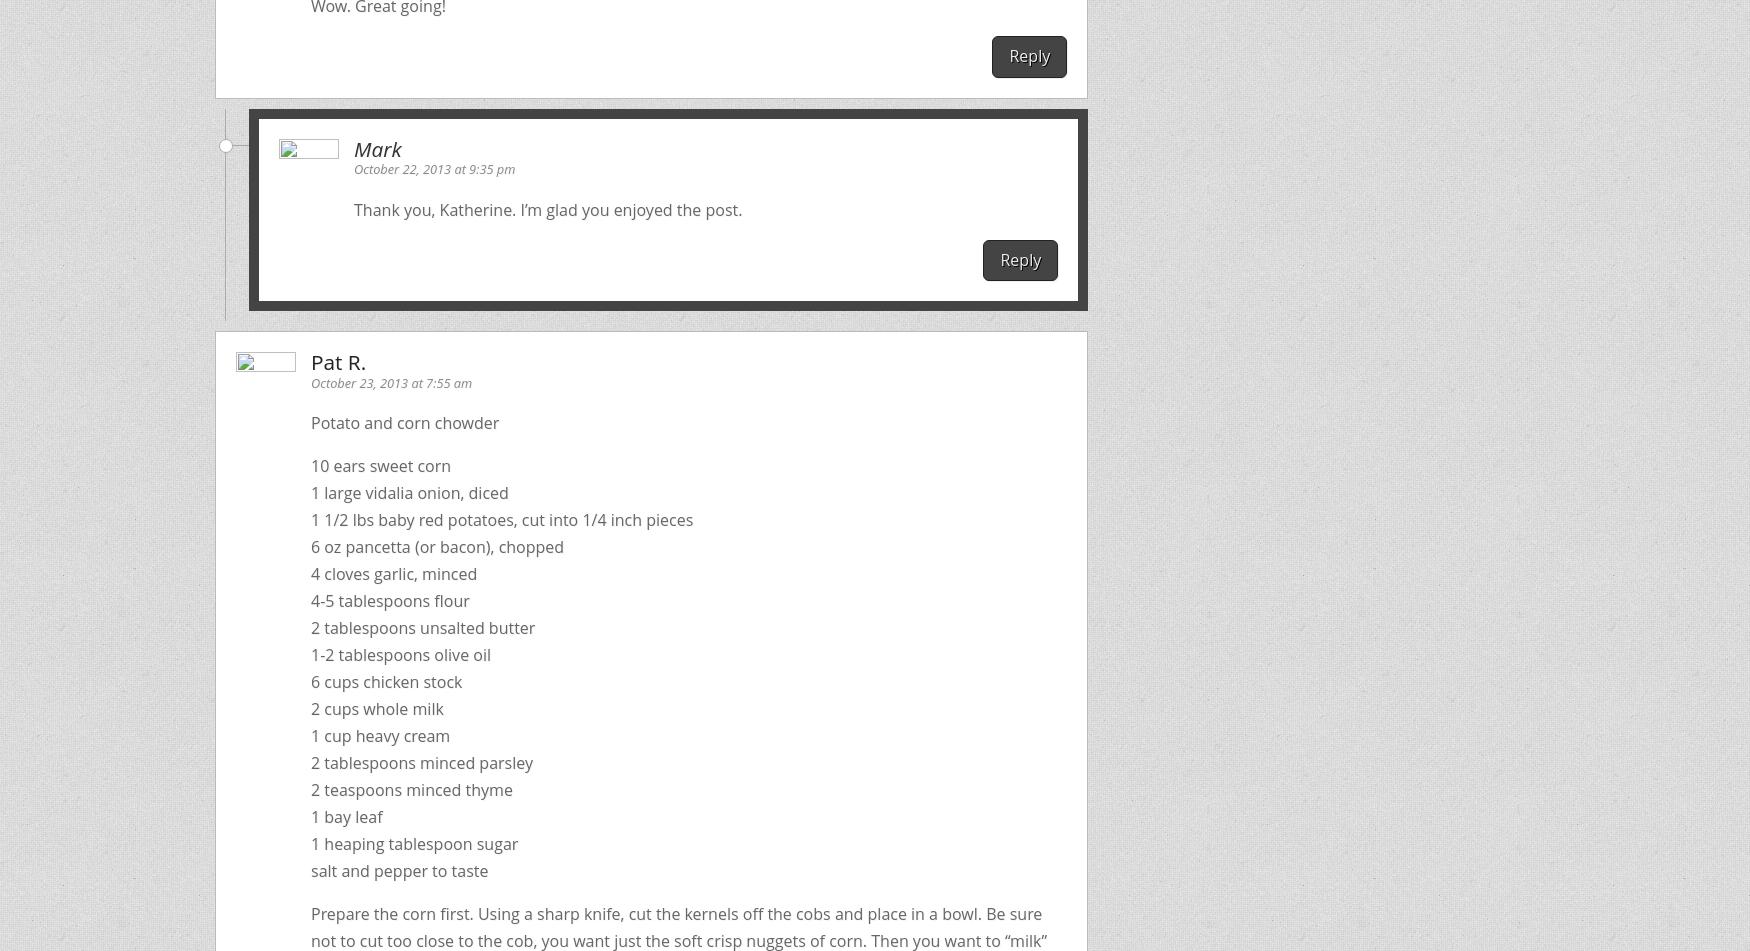  Describe the element at coordinates (410, 788) in the screenshot. I see `'2 teaspoons minced thyme'` at that location.